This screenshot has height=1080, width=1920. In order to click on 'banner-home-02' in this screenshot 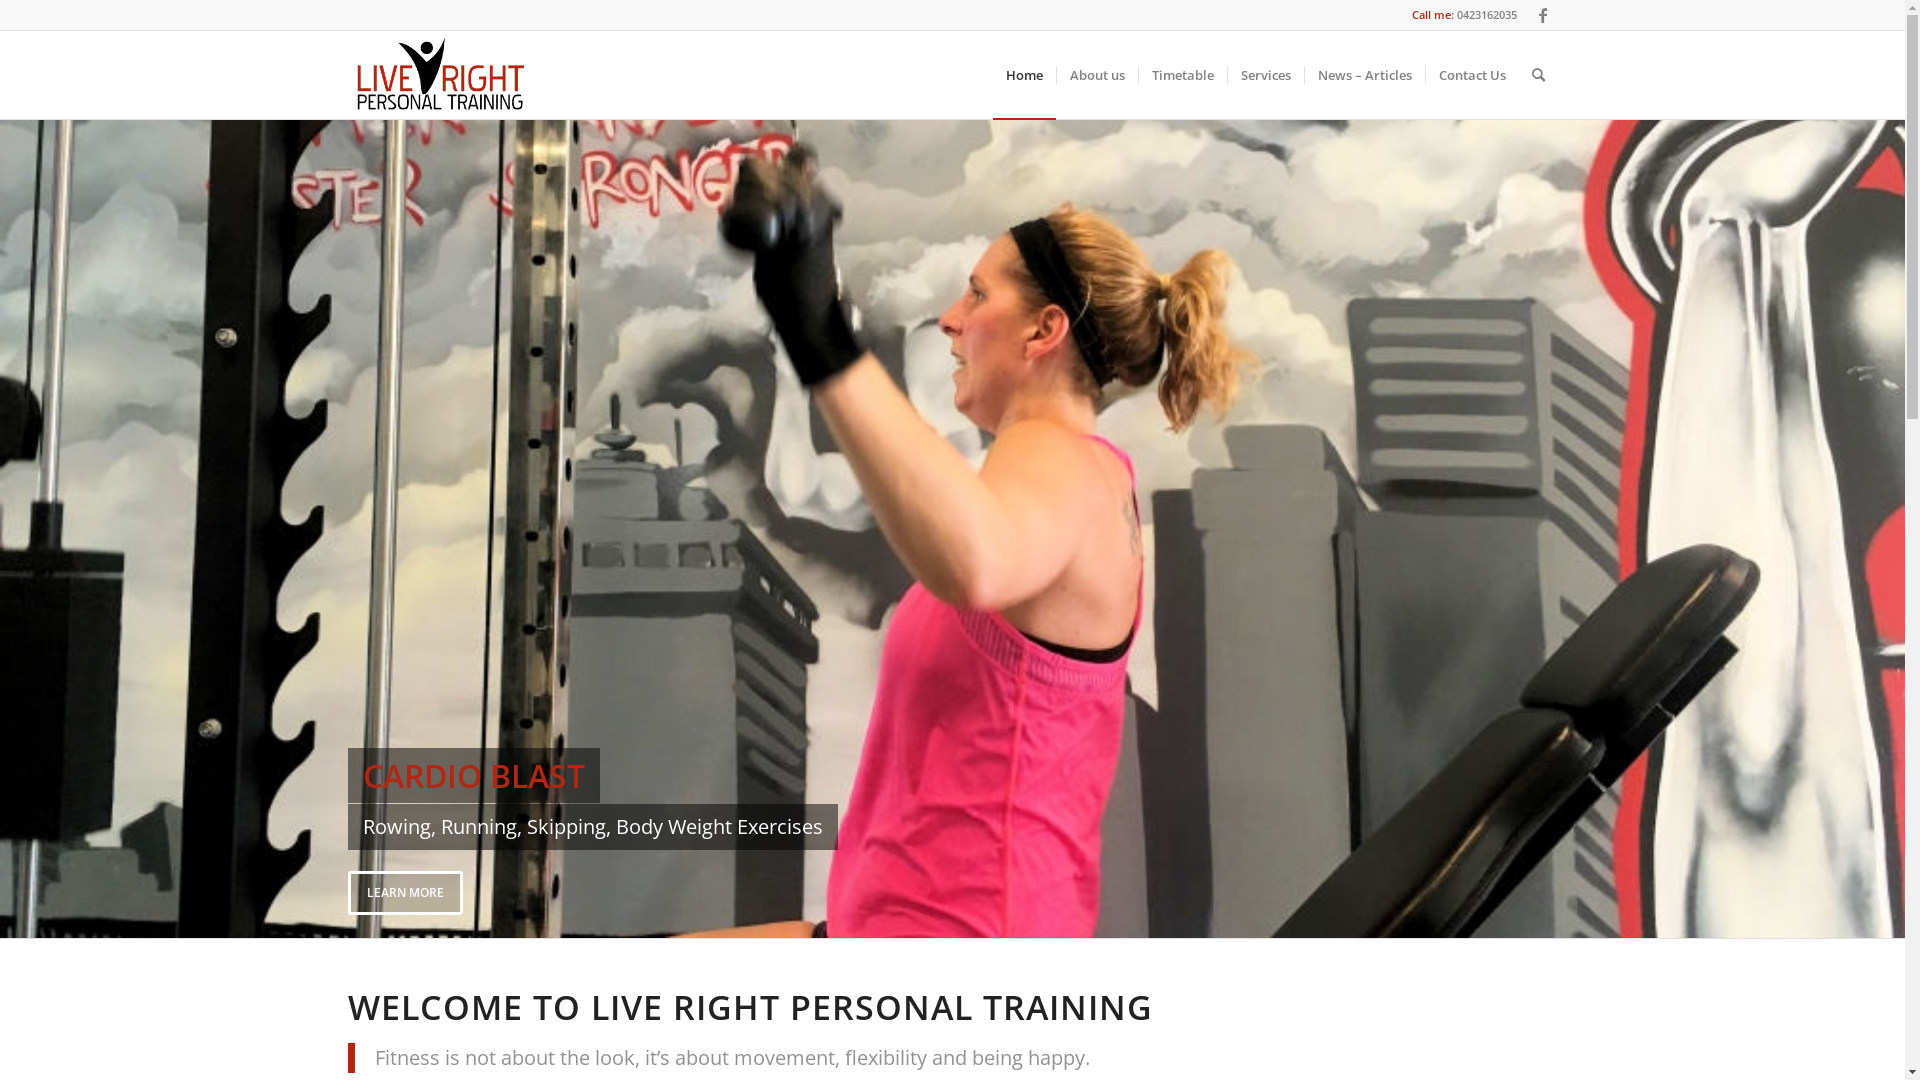, I will do `click(951, 527)`.